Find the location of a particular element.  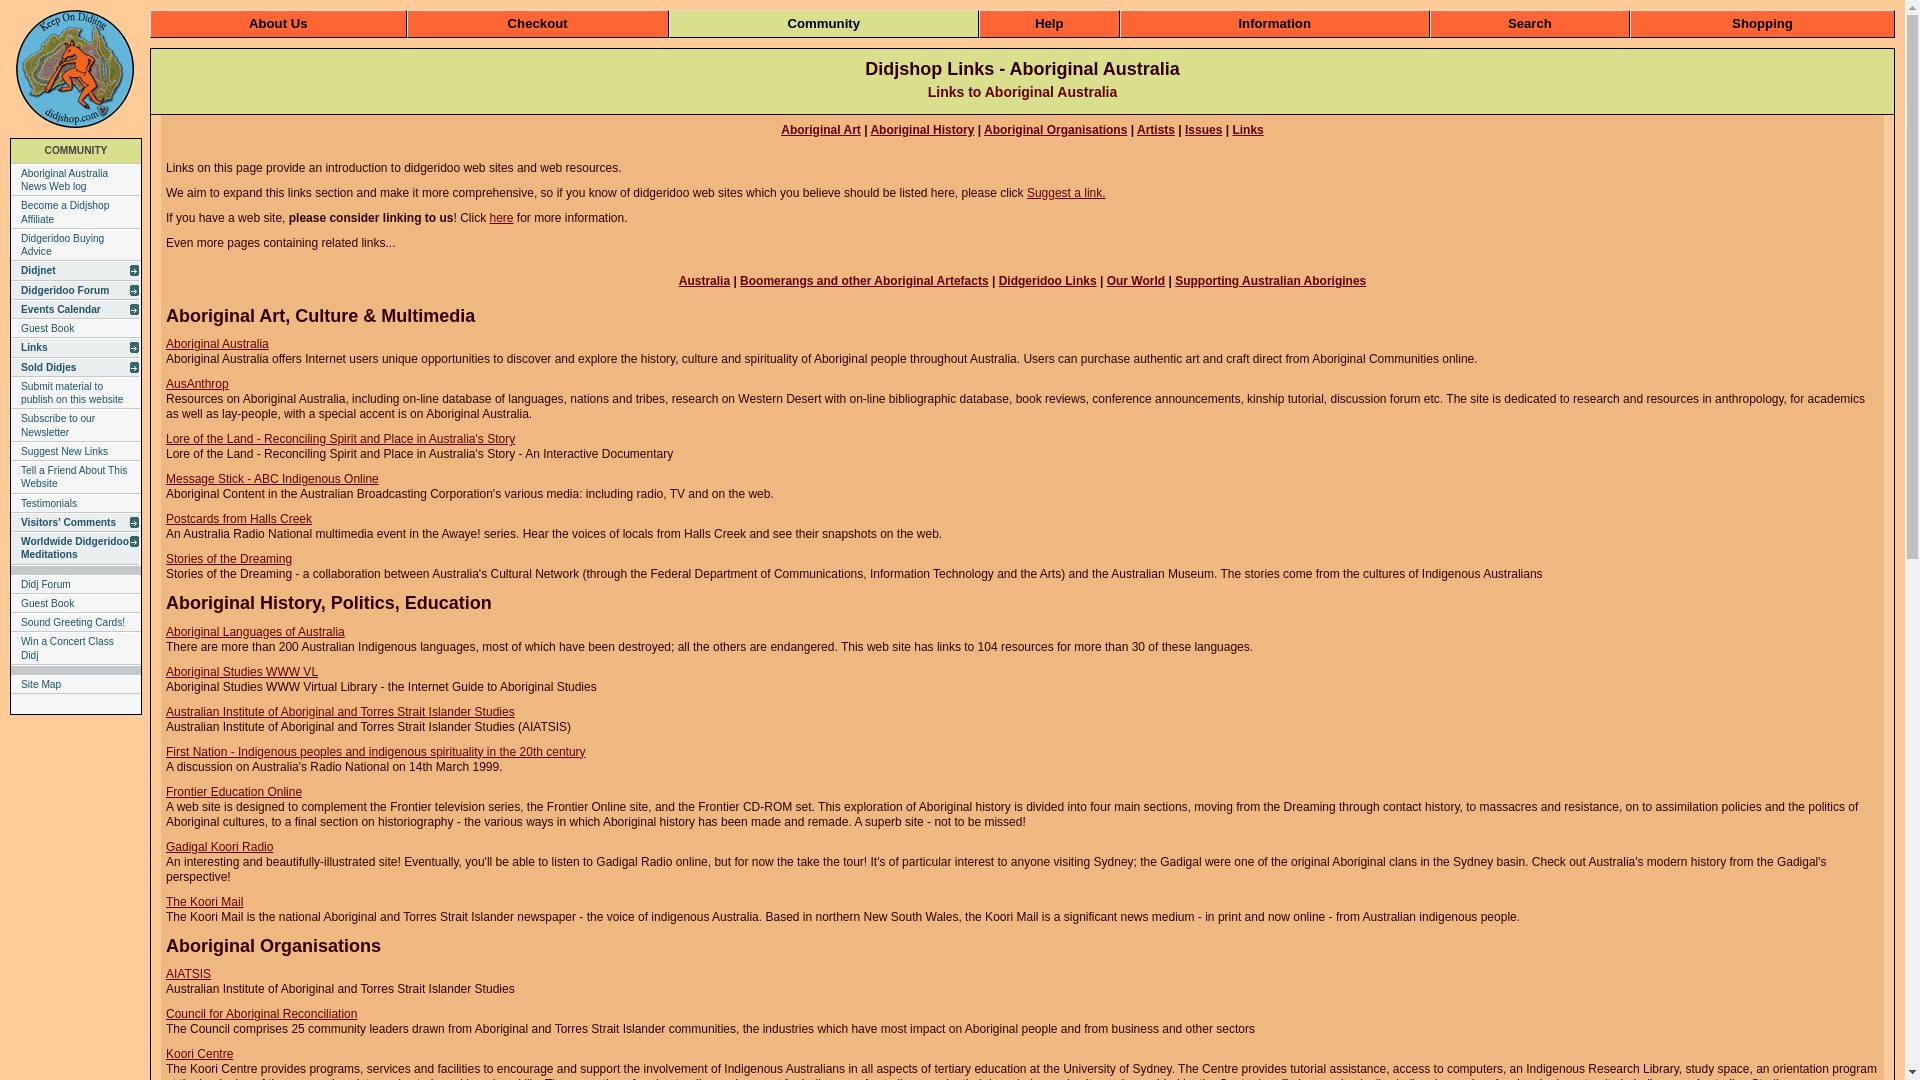

'AIATSIS' is located at coordinates (166, 973).